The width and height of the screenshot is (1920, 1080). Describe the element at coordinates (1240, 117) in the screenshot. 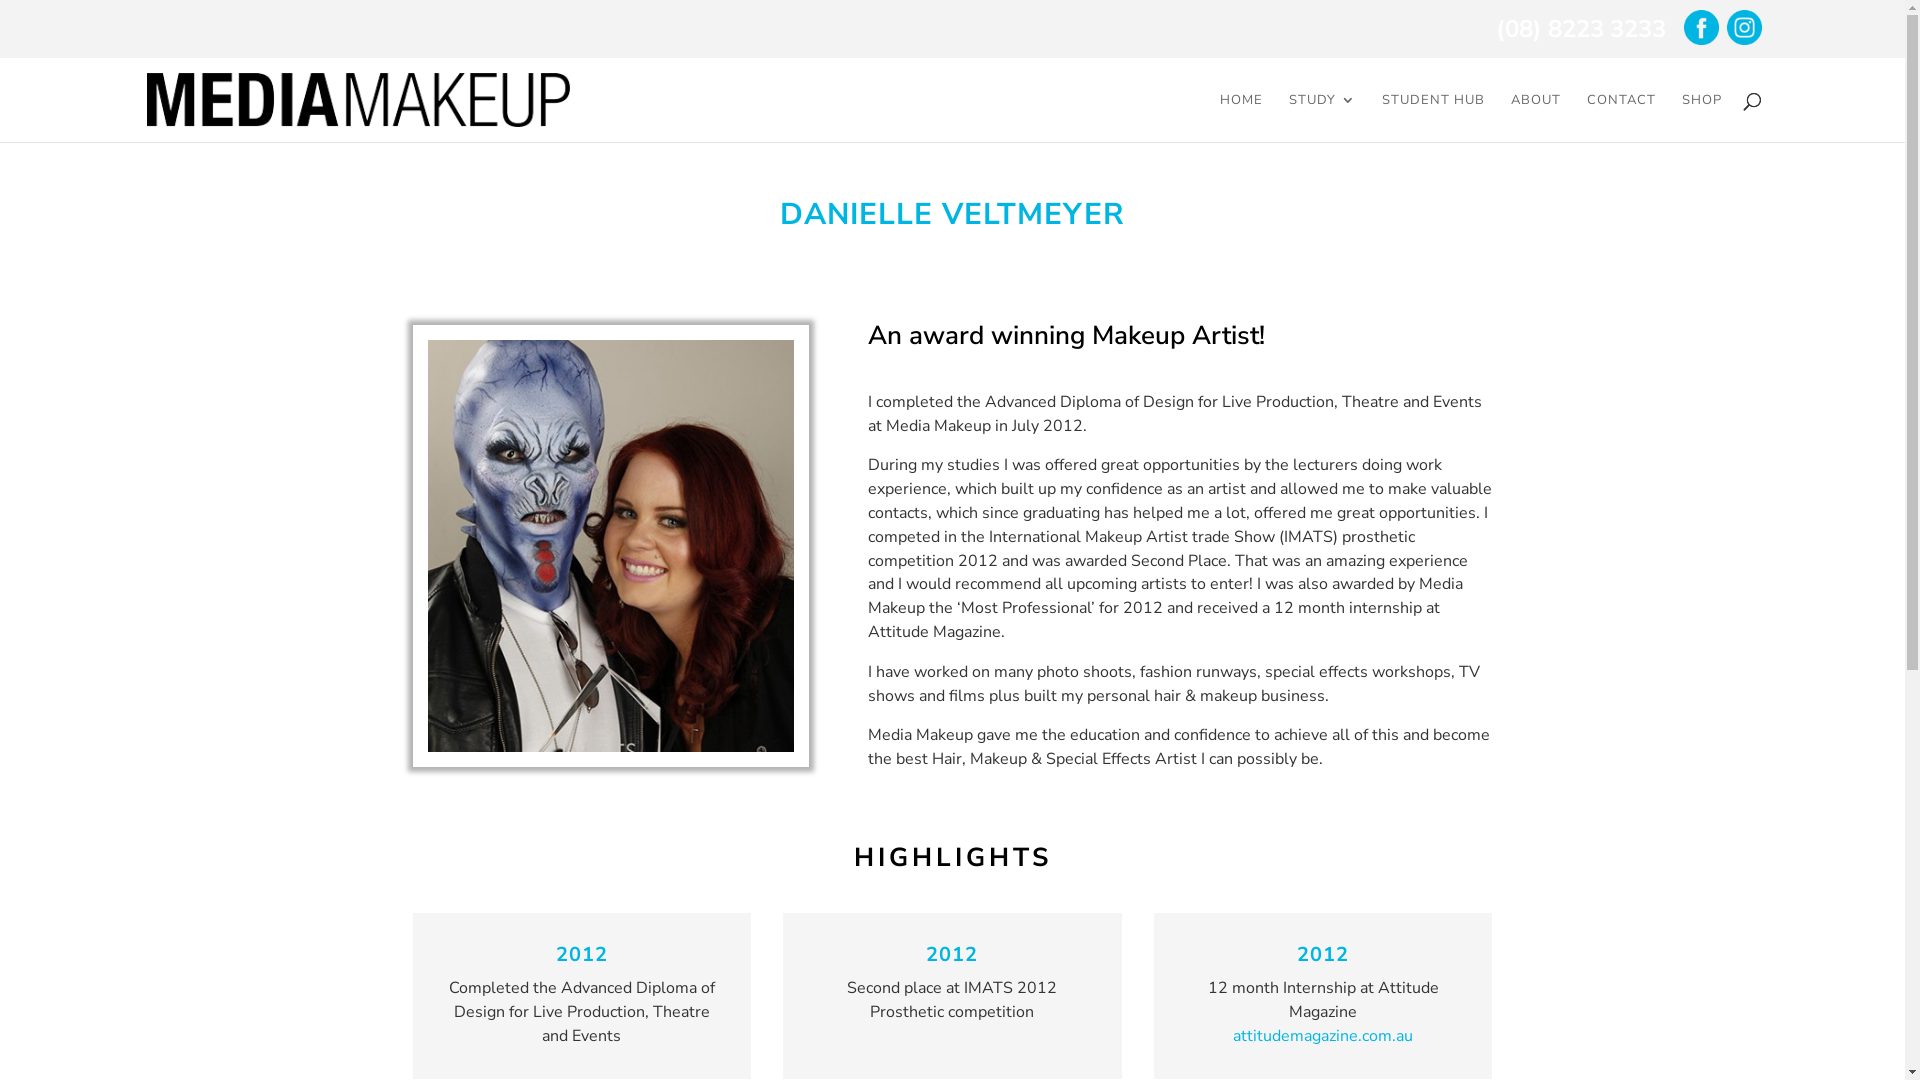

I see `'HOME'` at that location.